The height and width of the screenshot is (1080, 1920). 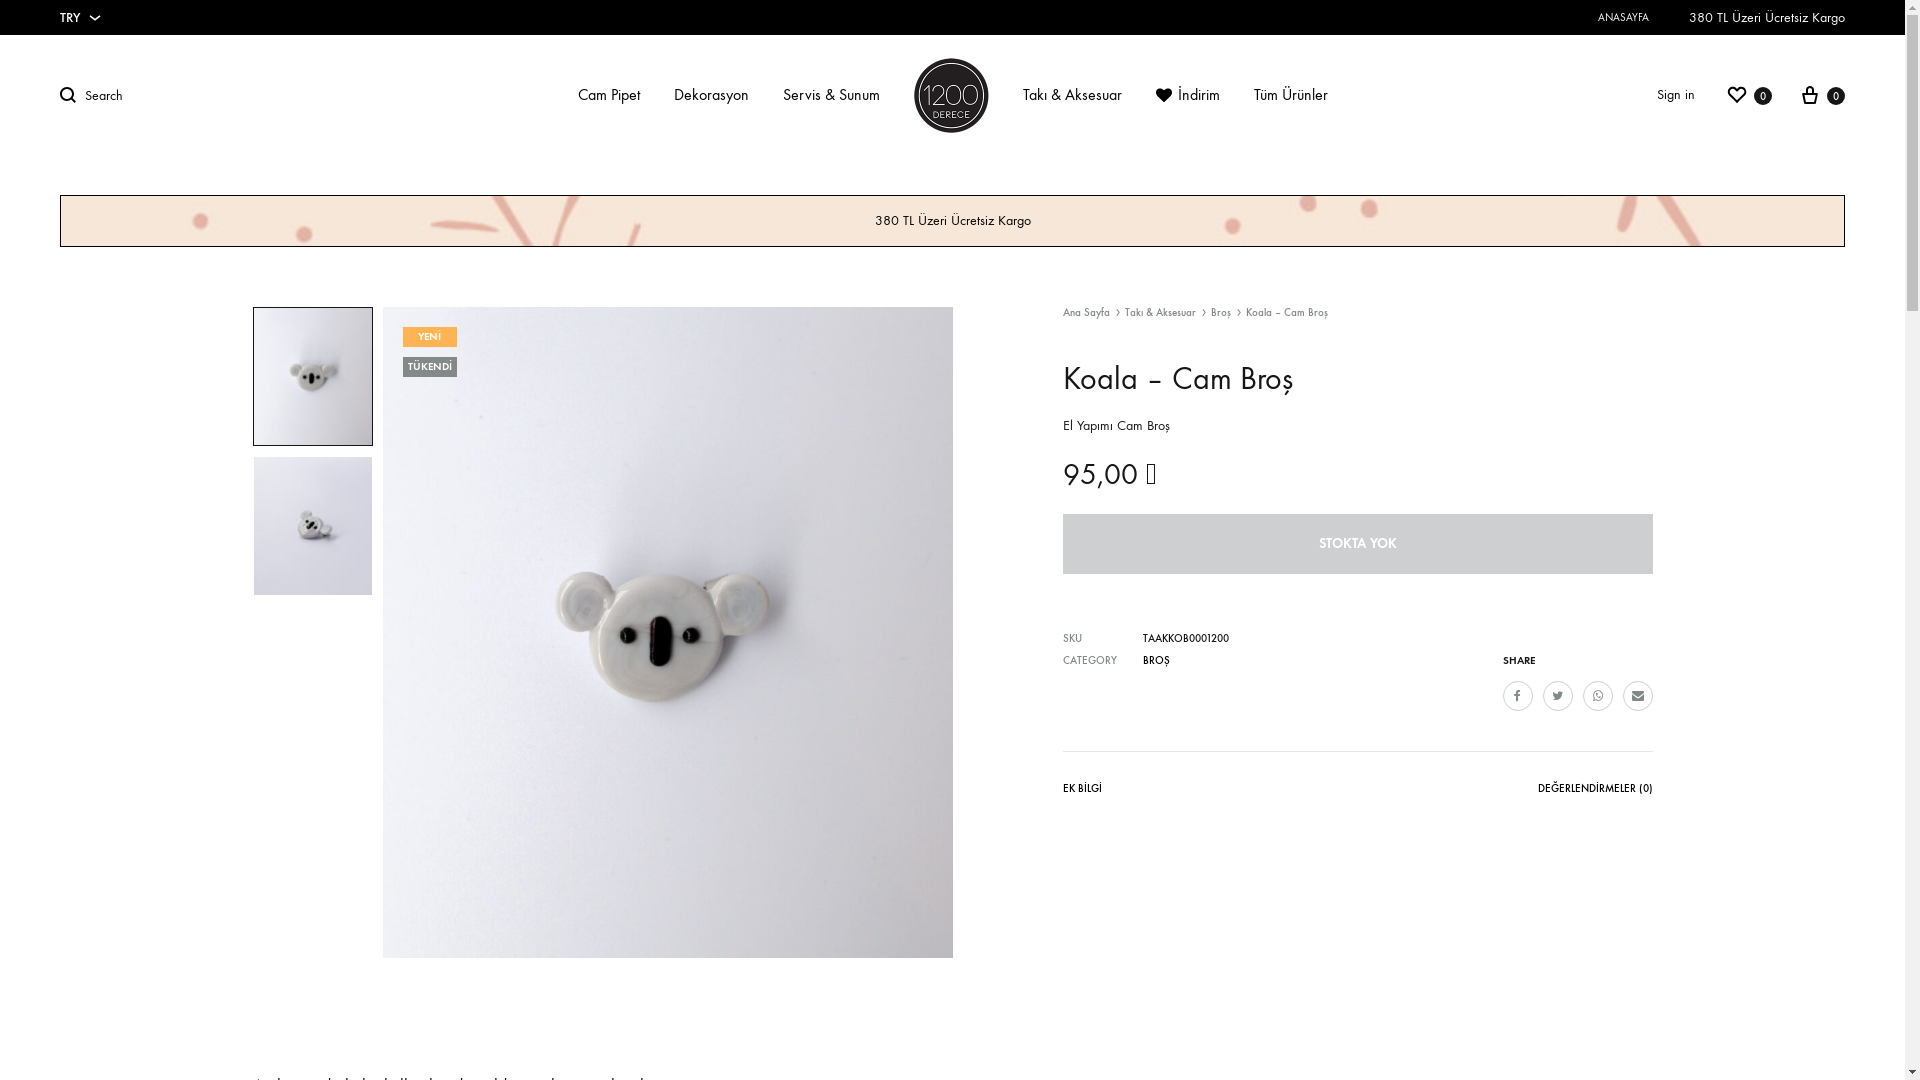 What do you see at coordinates (1723, 94) in the screenshot?
I see `'Wishlist` at bounding box center [1723, 94].